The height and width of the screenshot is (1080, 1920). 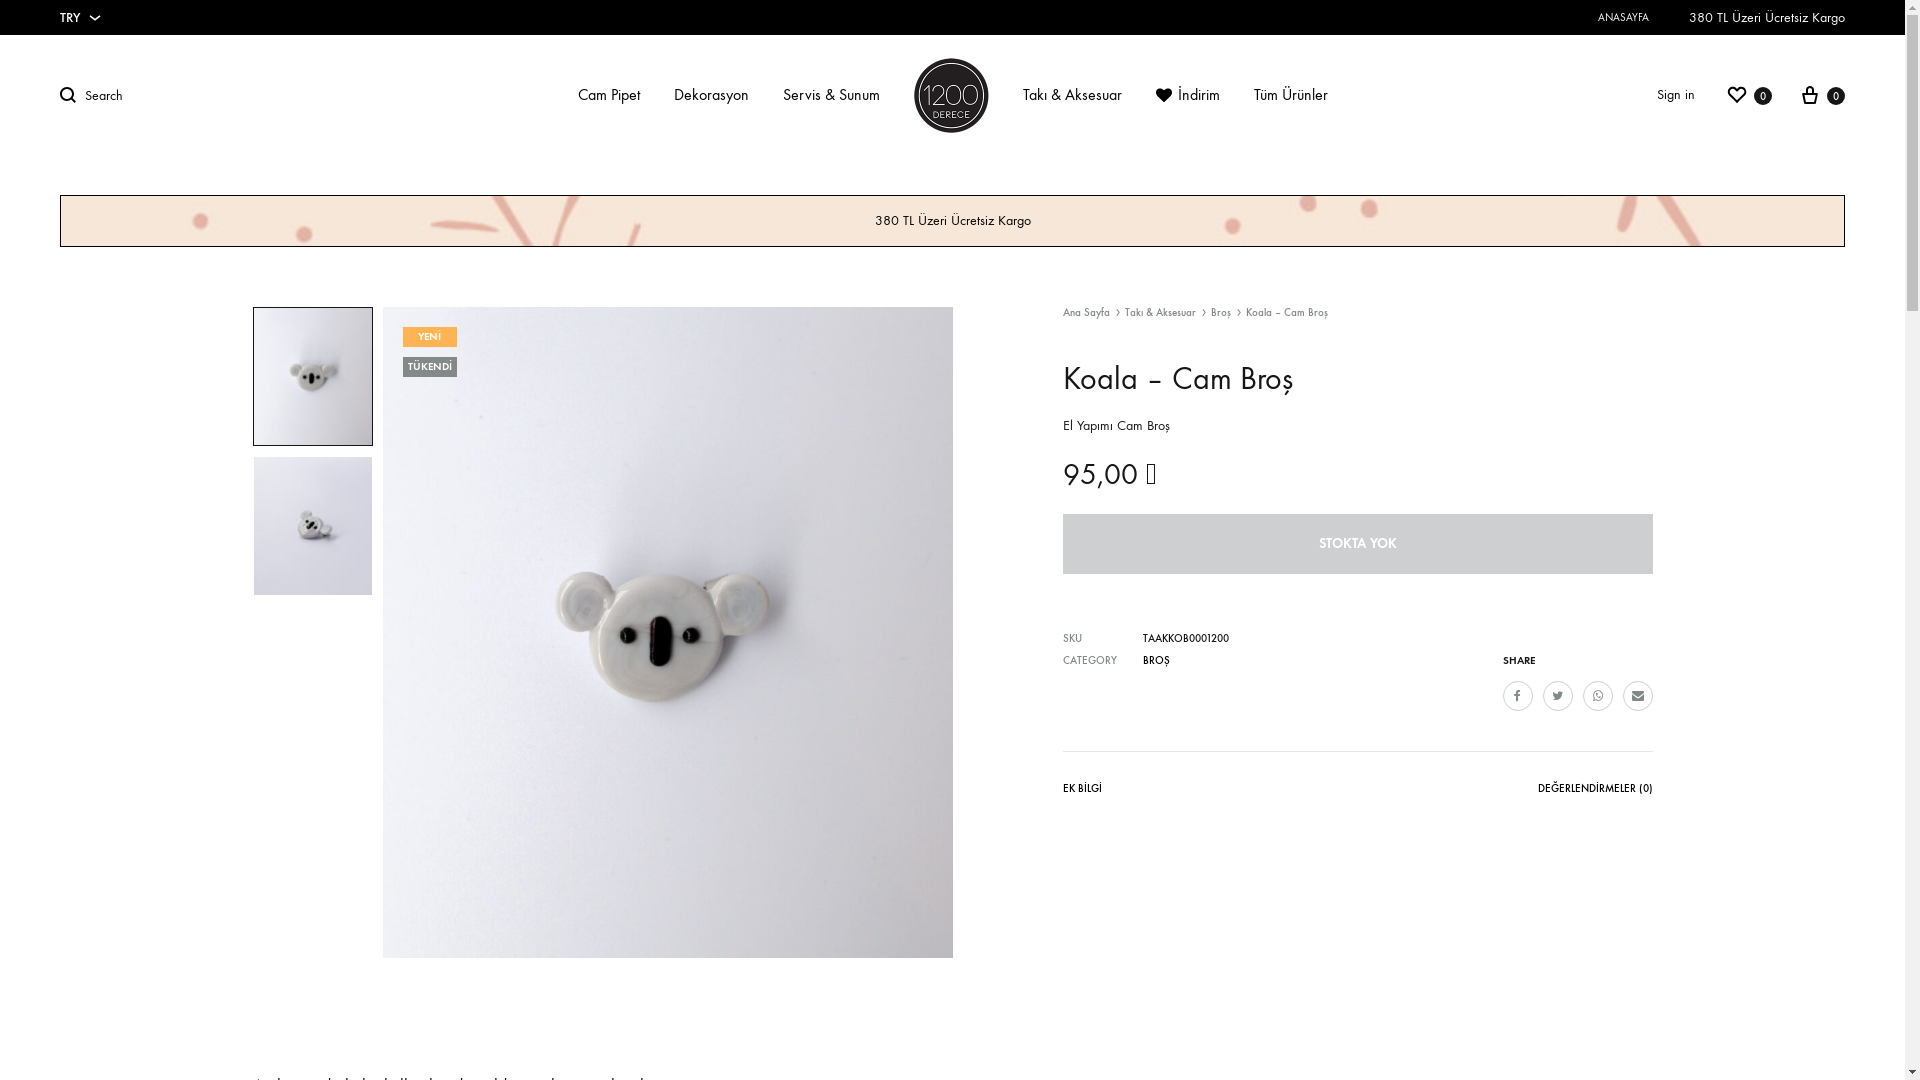 What do you see at coordinates (1723, 94) in the screenshot?
I see `'Wishlist` at bounding box center [1723, 94].